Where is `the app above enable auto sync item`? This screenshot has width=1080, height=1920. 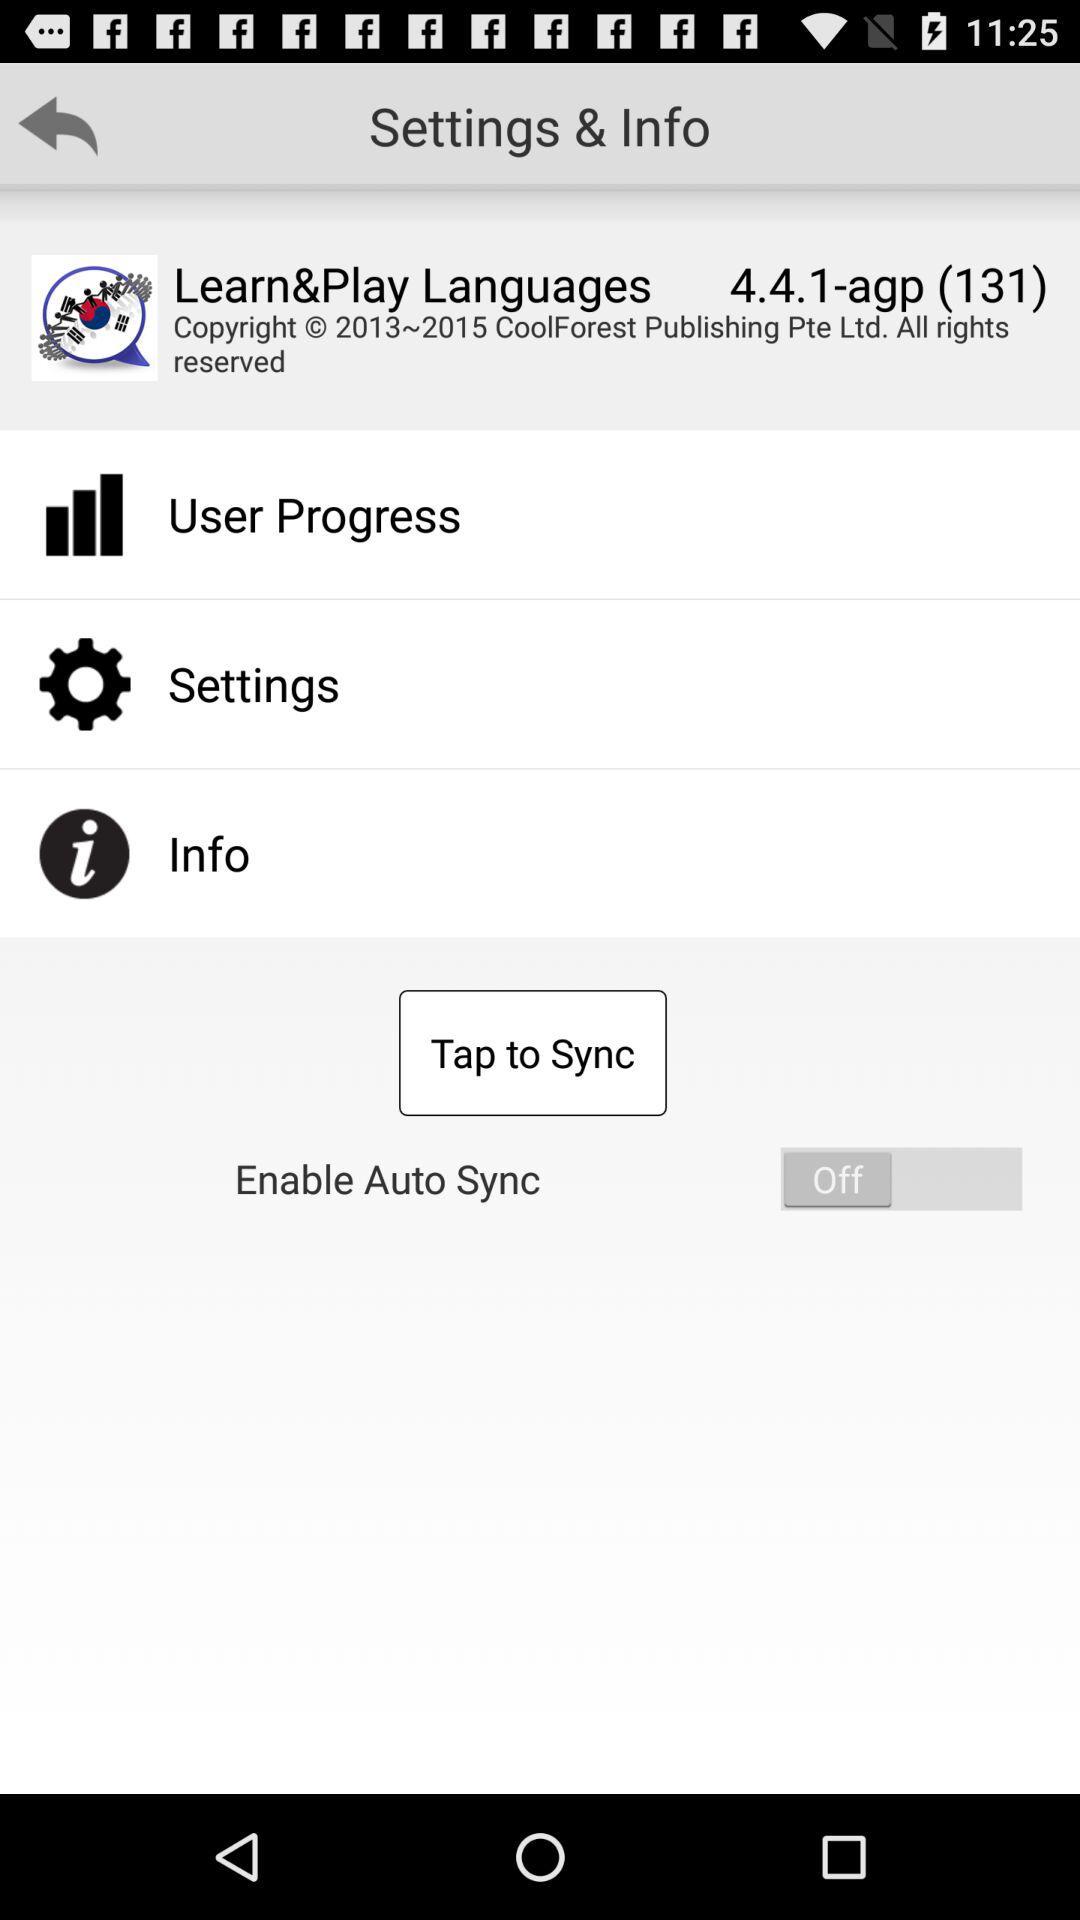 the app above enable auto sync item is located at coordinates (531, 1051).